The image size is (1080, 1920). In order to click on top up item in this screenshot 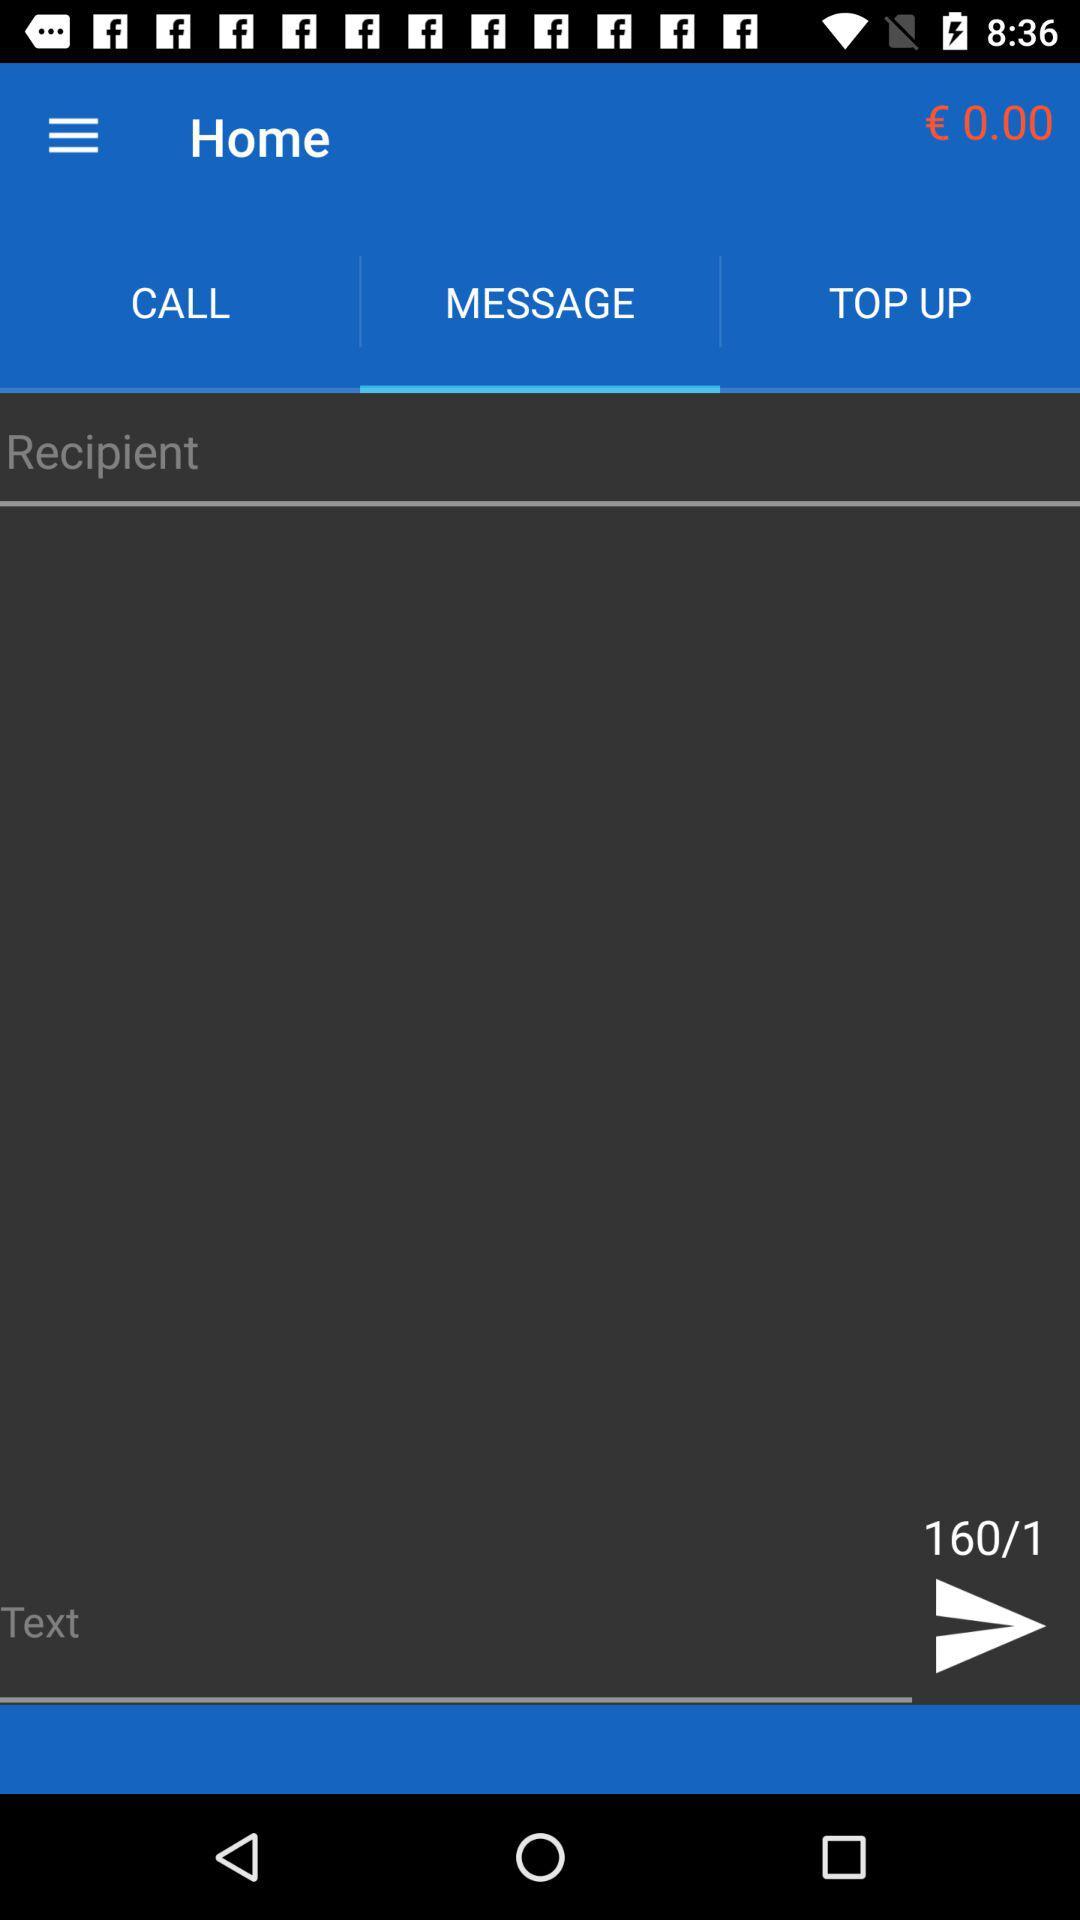, I will do `click(898, 300)`.